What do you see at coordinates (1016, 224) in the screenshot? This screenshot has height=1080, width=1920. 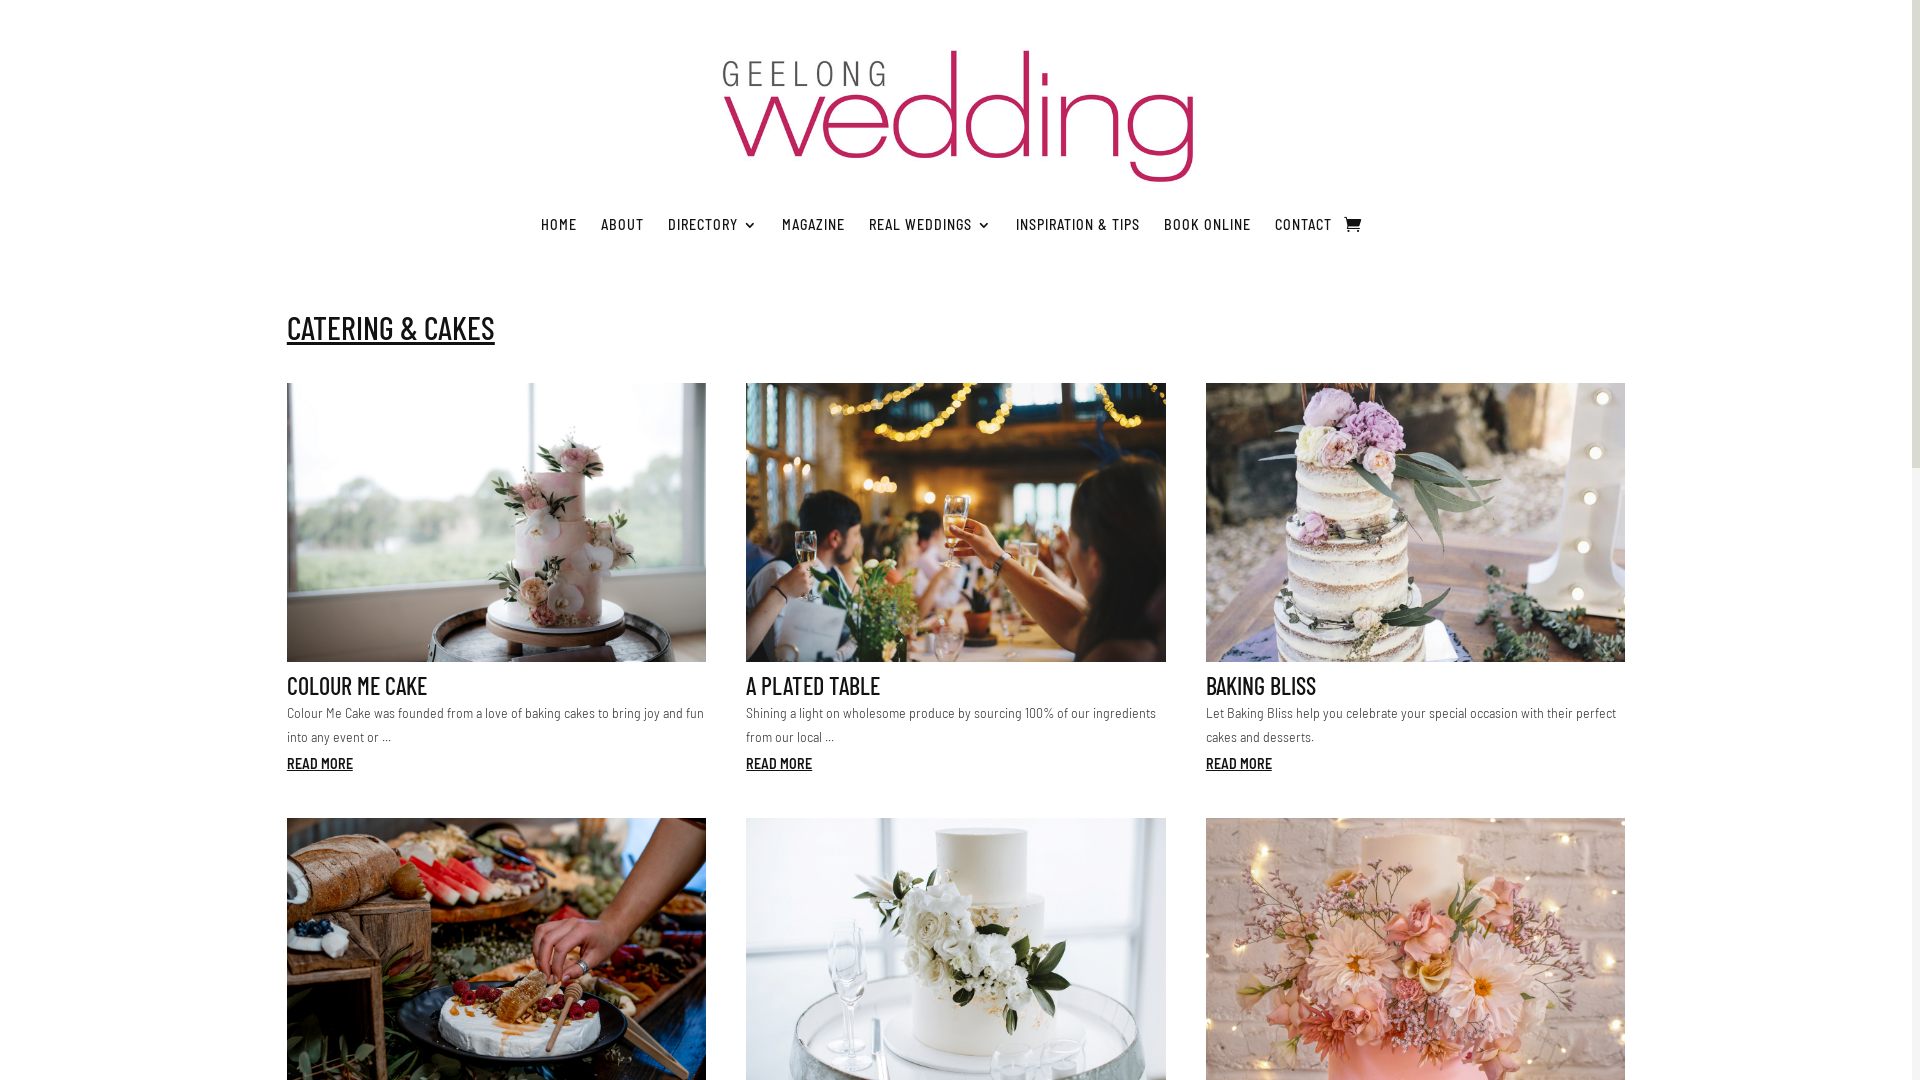 I see `'INSPIRATION & TIPS'` at bounding box center [1016, 224].